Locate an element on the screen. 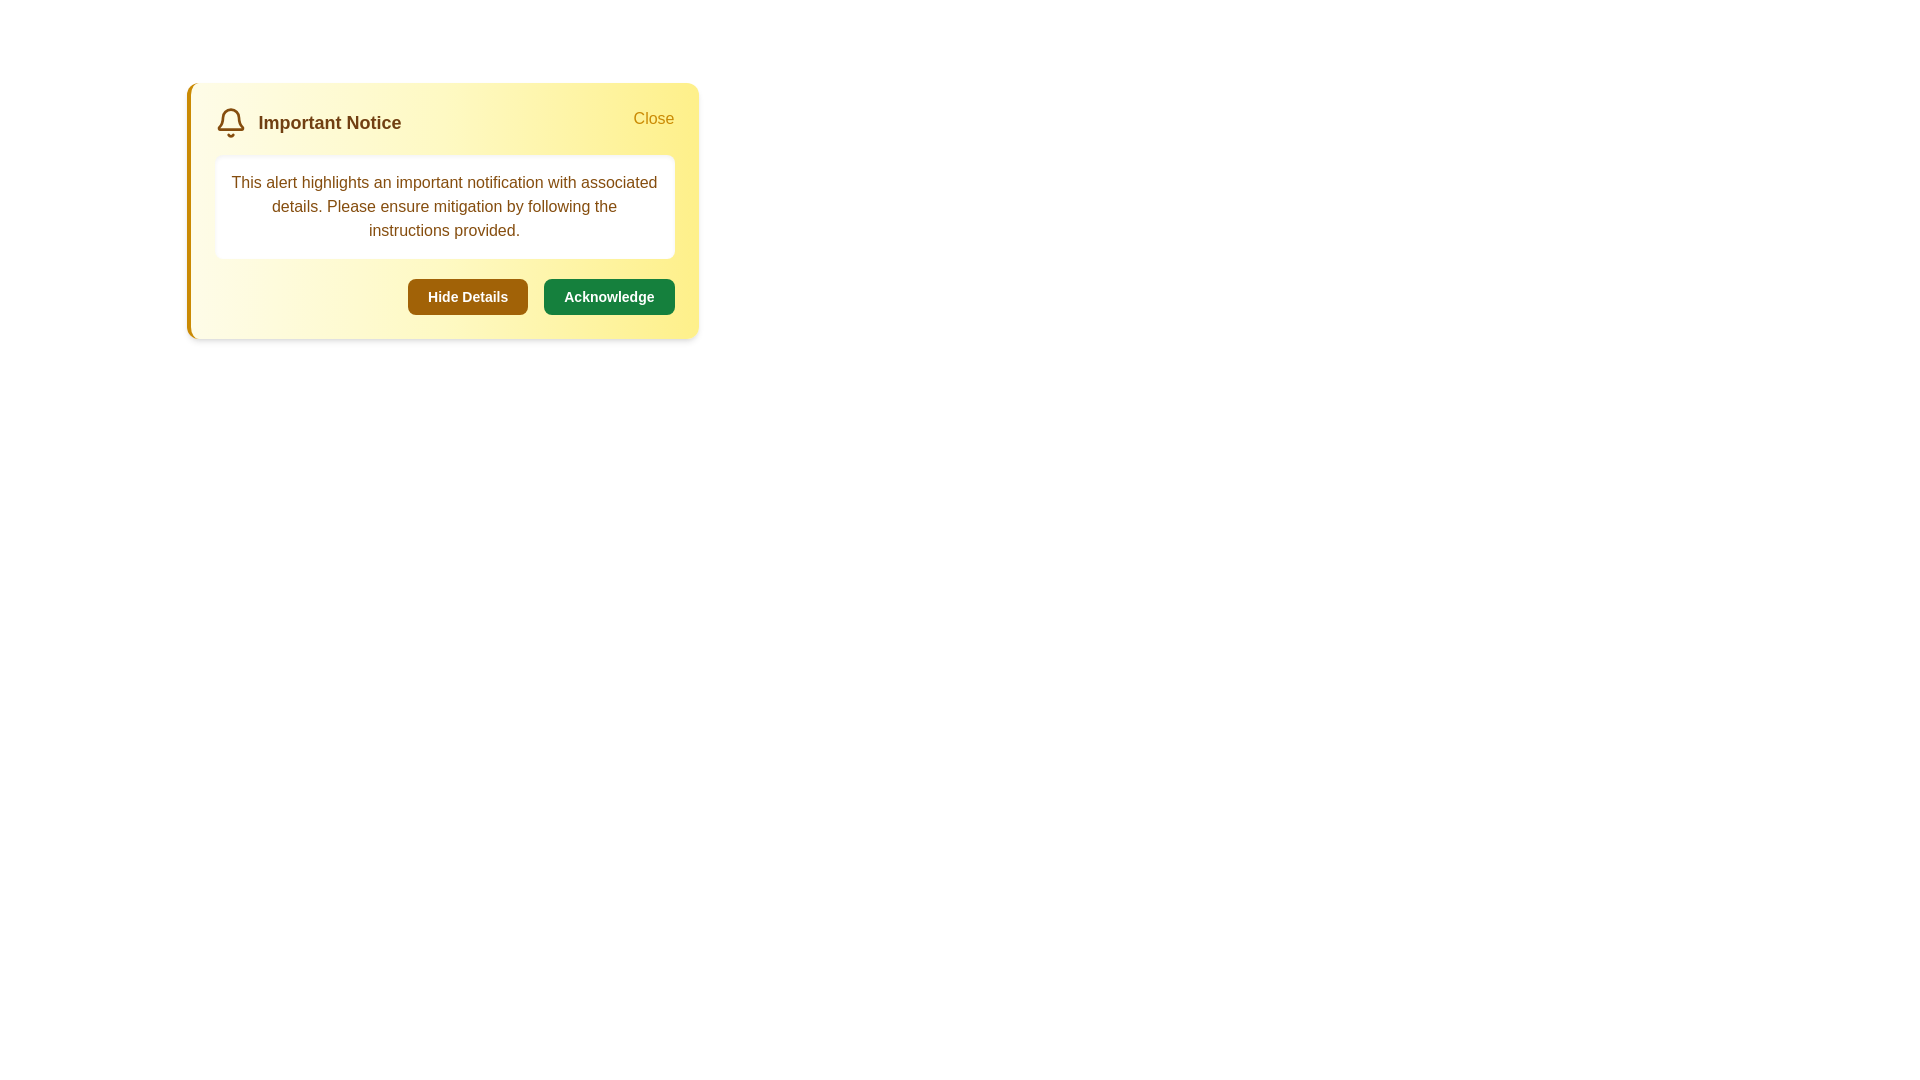 The height and width of the screenshot is (1080, 1920). the 'Close' button to observe hover effects is located at coordinates (653, 119).